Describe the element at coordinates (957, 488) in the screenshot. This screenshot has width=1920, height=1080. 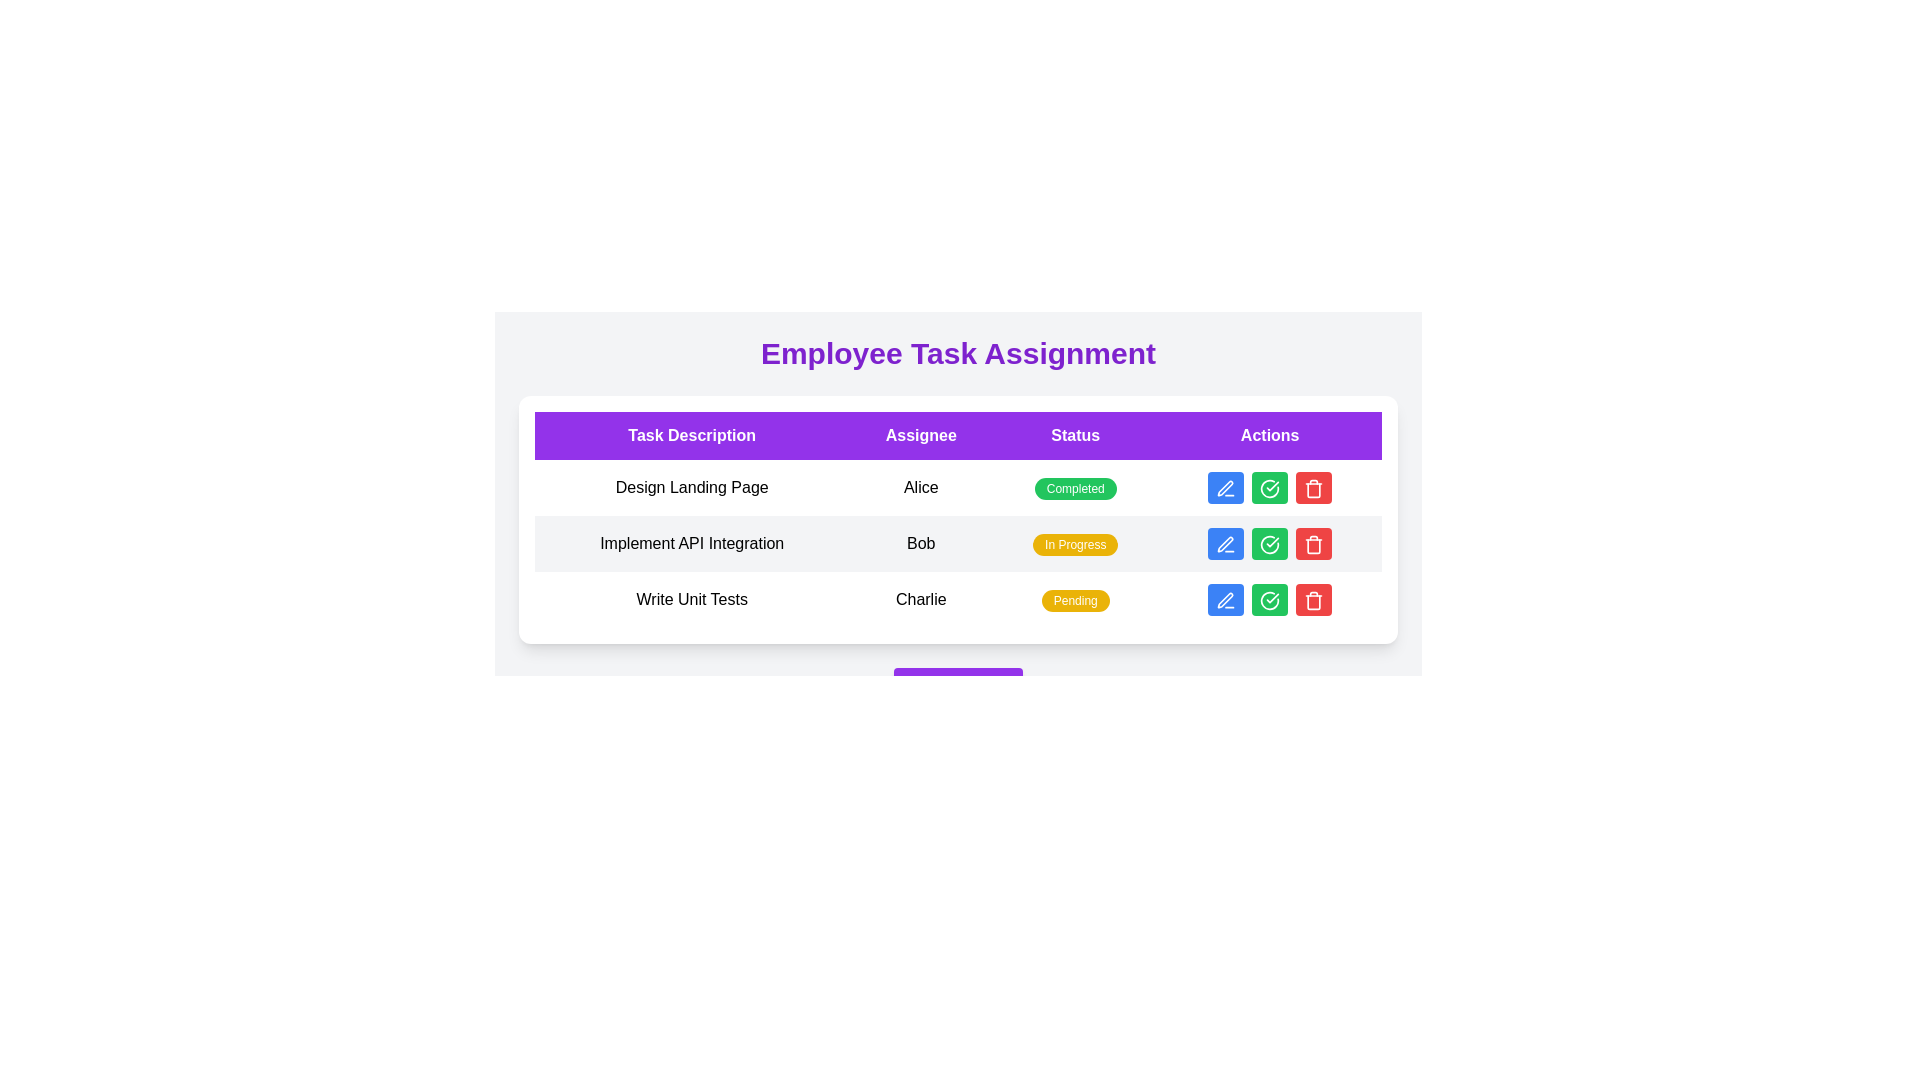
I see `the first row of the task assignment table which contains the task 'Design Landing Page', assigned to 'Alice', with a status of 'Completed' for additional details` at that location.